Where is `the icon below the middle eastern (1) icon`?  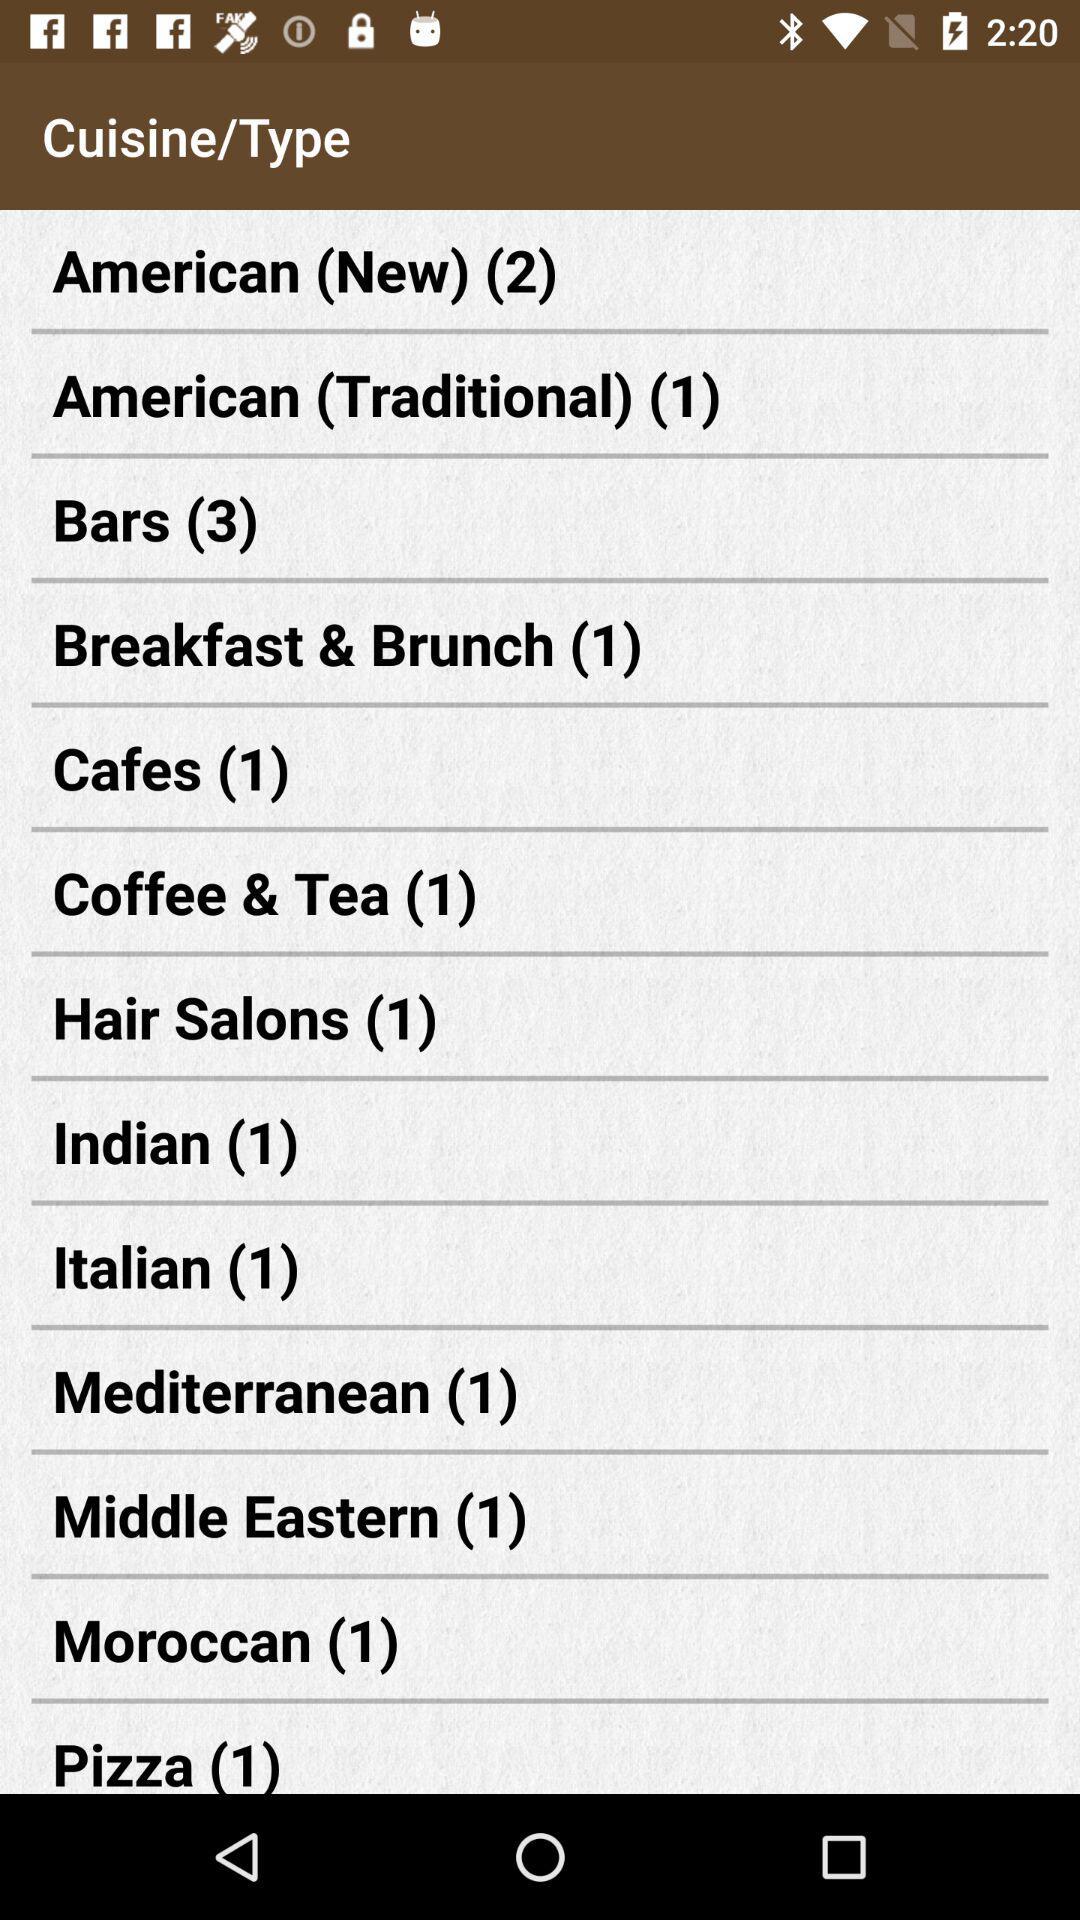
the icon below the middle eastern (1) icon is located at coordinates (540, 1639).